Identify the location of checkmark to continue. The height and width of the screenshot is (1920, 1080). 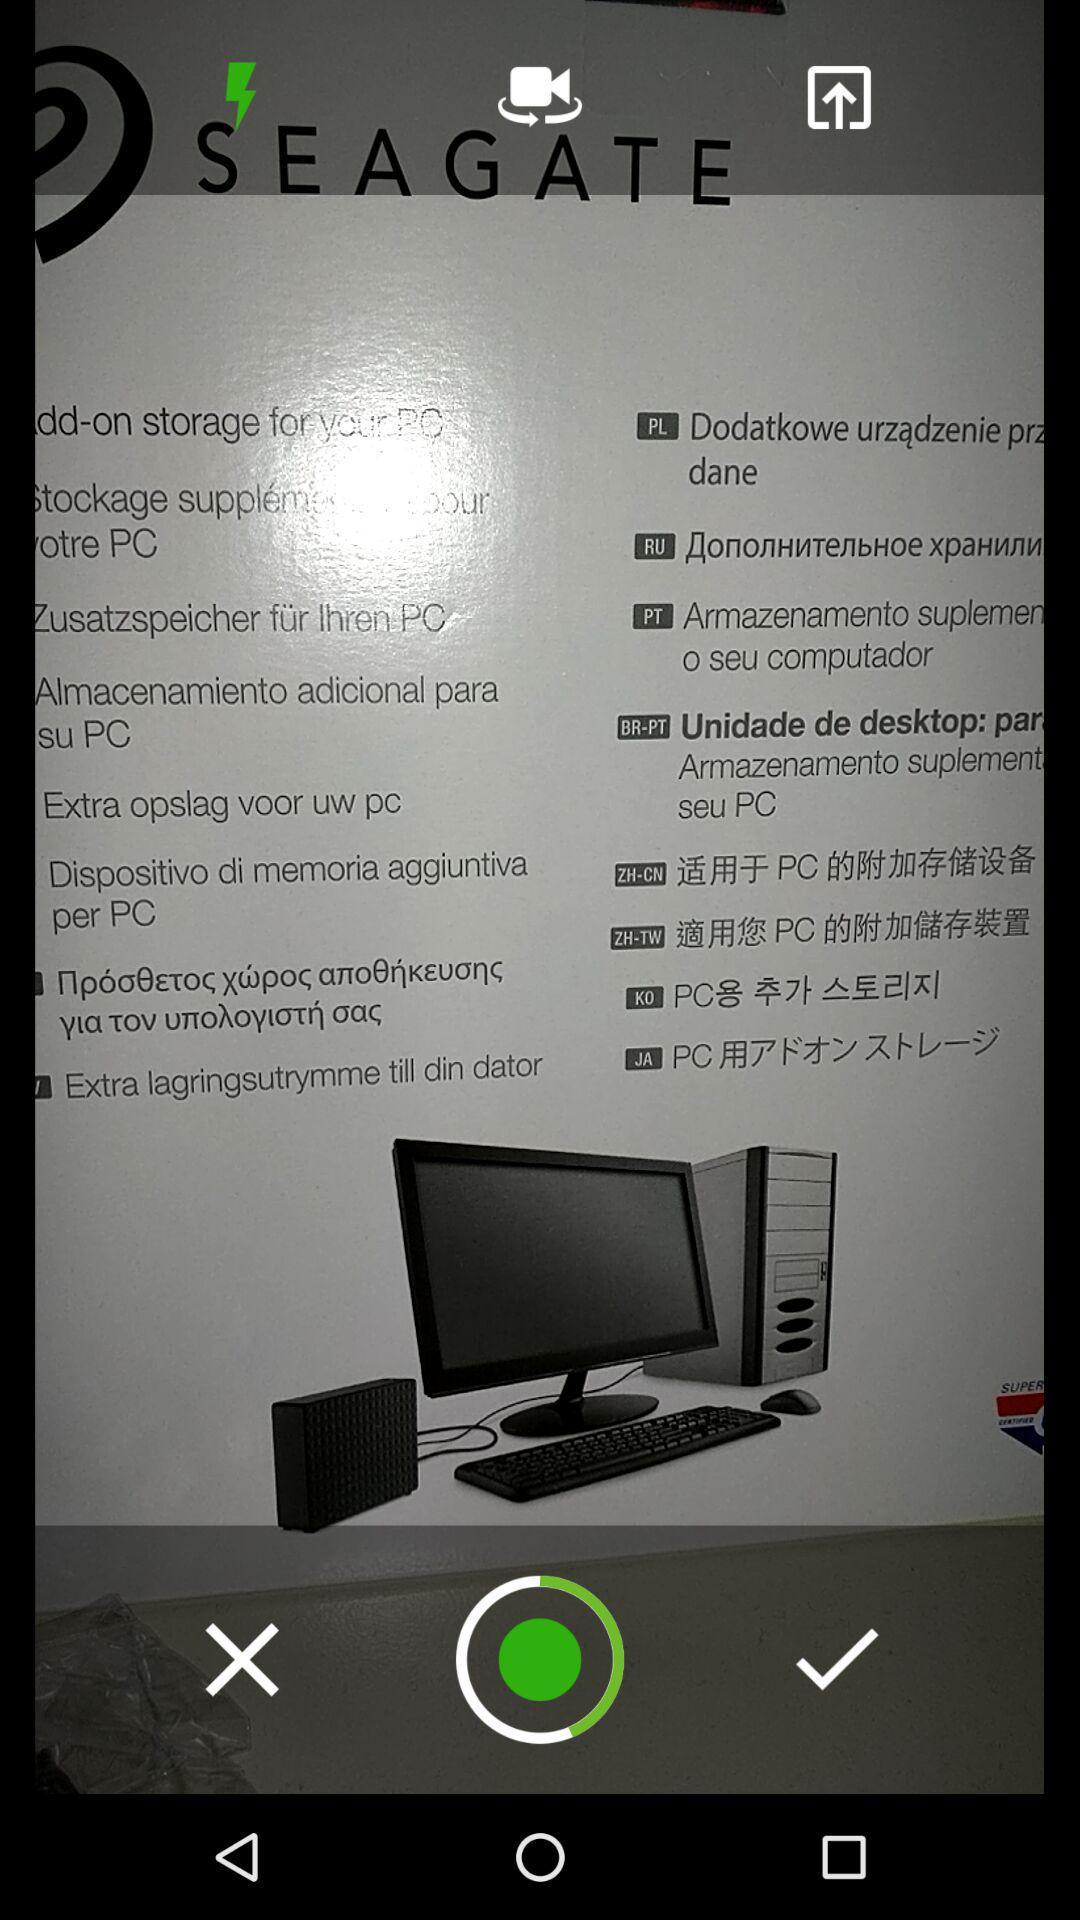
(837, 1659).